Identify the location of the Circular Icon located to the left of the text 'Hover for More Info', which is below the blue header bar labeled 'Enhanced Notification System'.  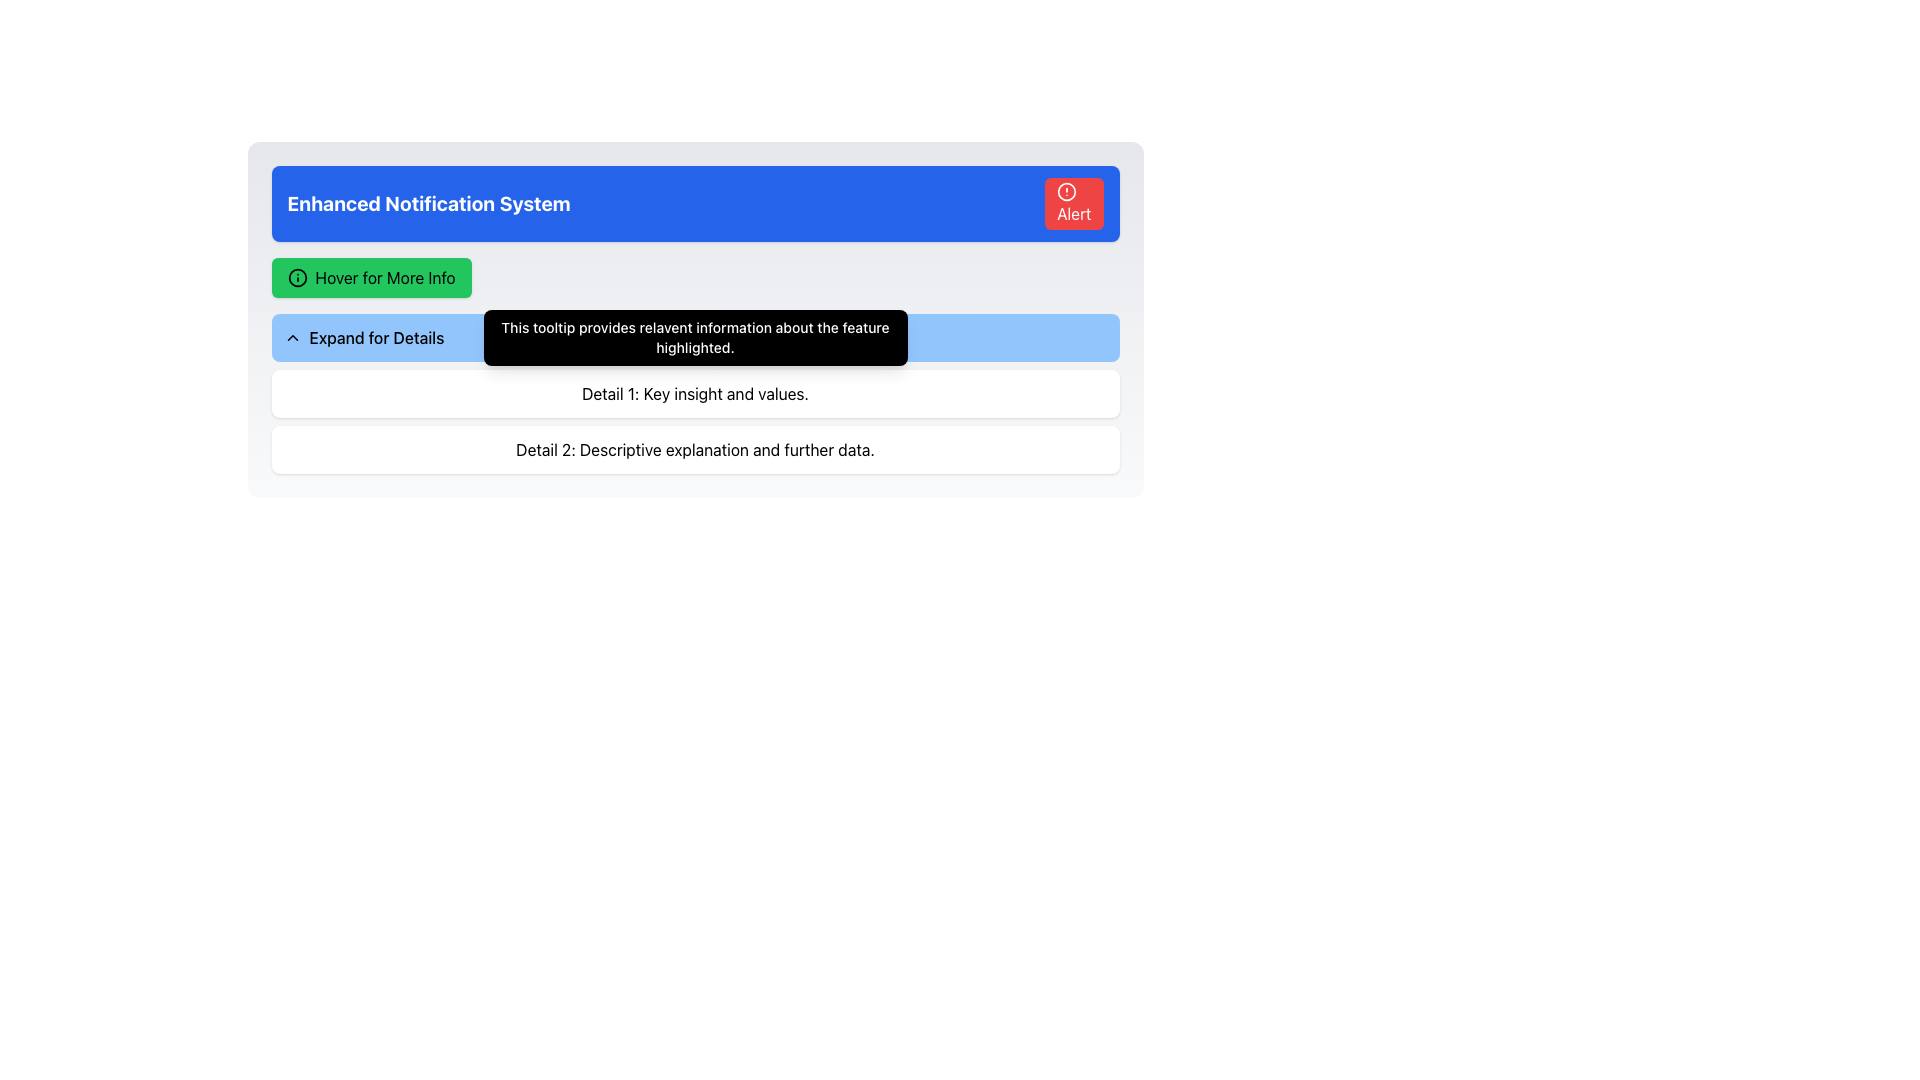
(296, 277).